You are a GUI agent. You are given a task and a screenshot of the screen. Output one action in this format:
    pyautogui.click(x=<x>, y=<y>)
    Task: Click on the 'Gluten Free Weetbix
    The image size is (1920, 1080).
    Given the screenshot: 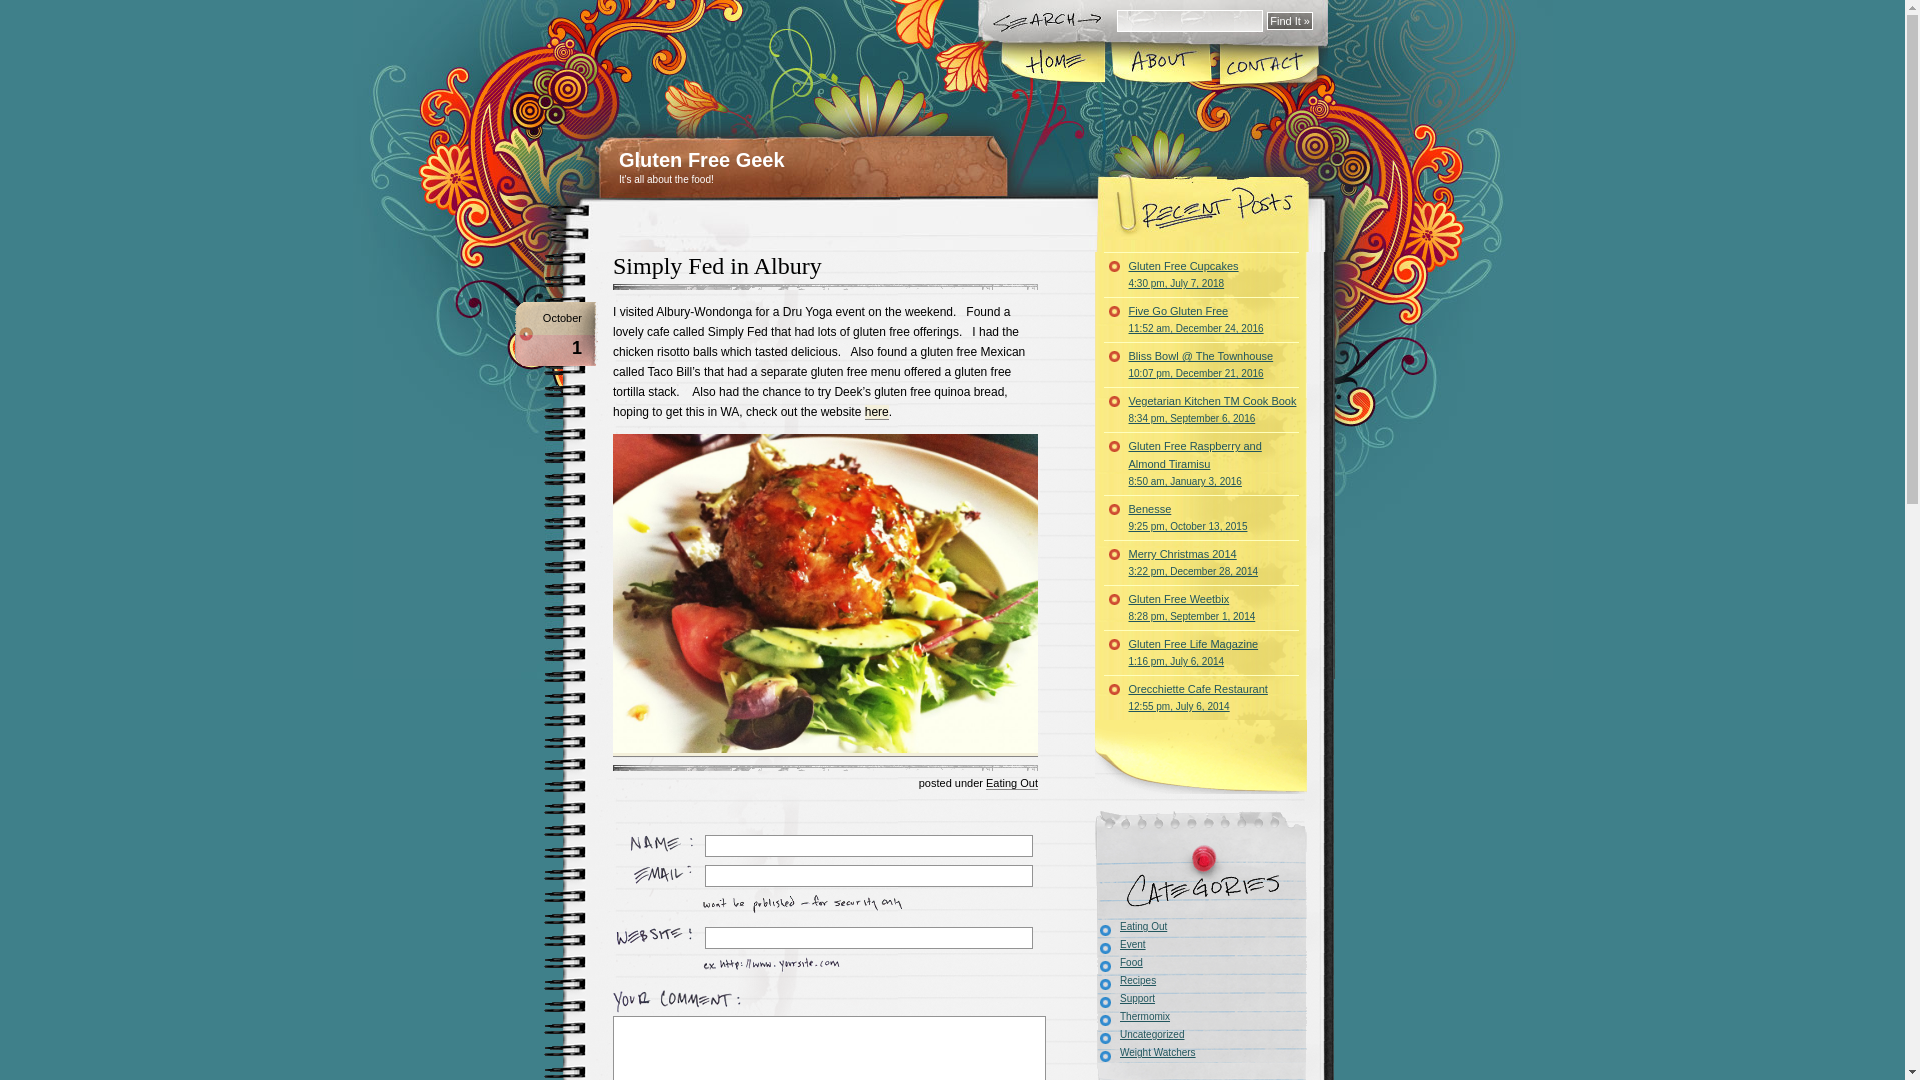 What is the action you would take?
    pyautogui.click(x=1103, y=606)
    